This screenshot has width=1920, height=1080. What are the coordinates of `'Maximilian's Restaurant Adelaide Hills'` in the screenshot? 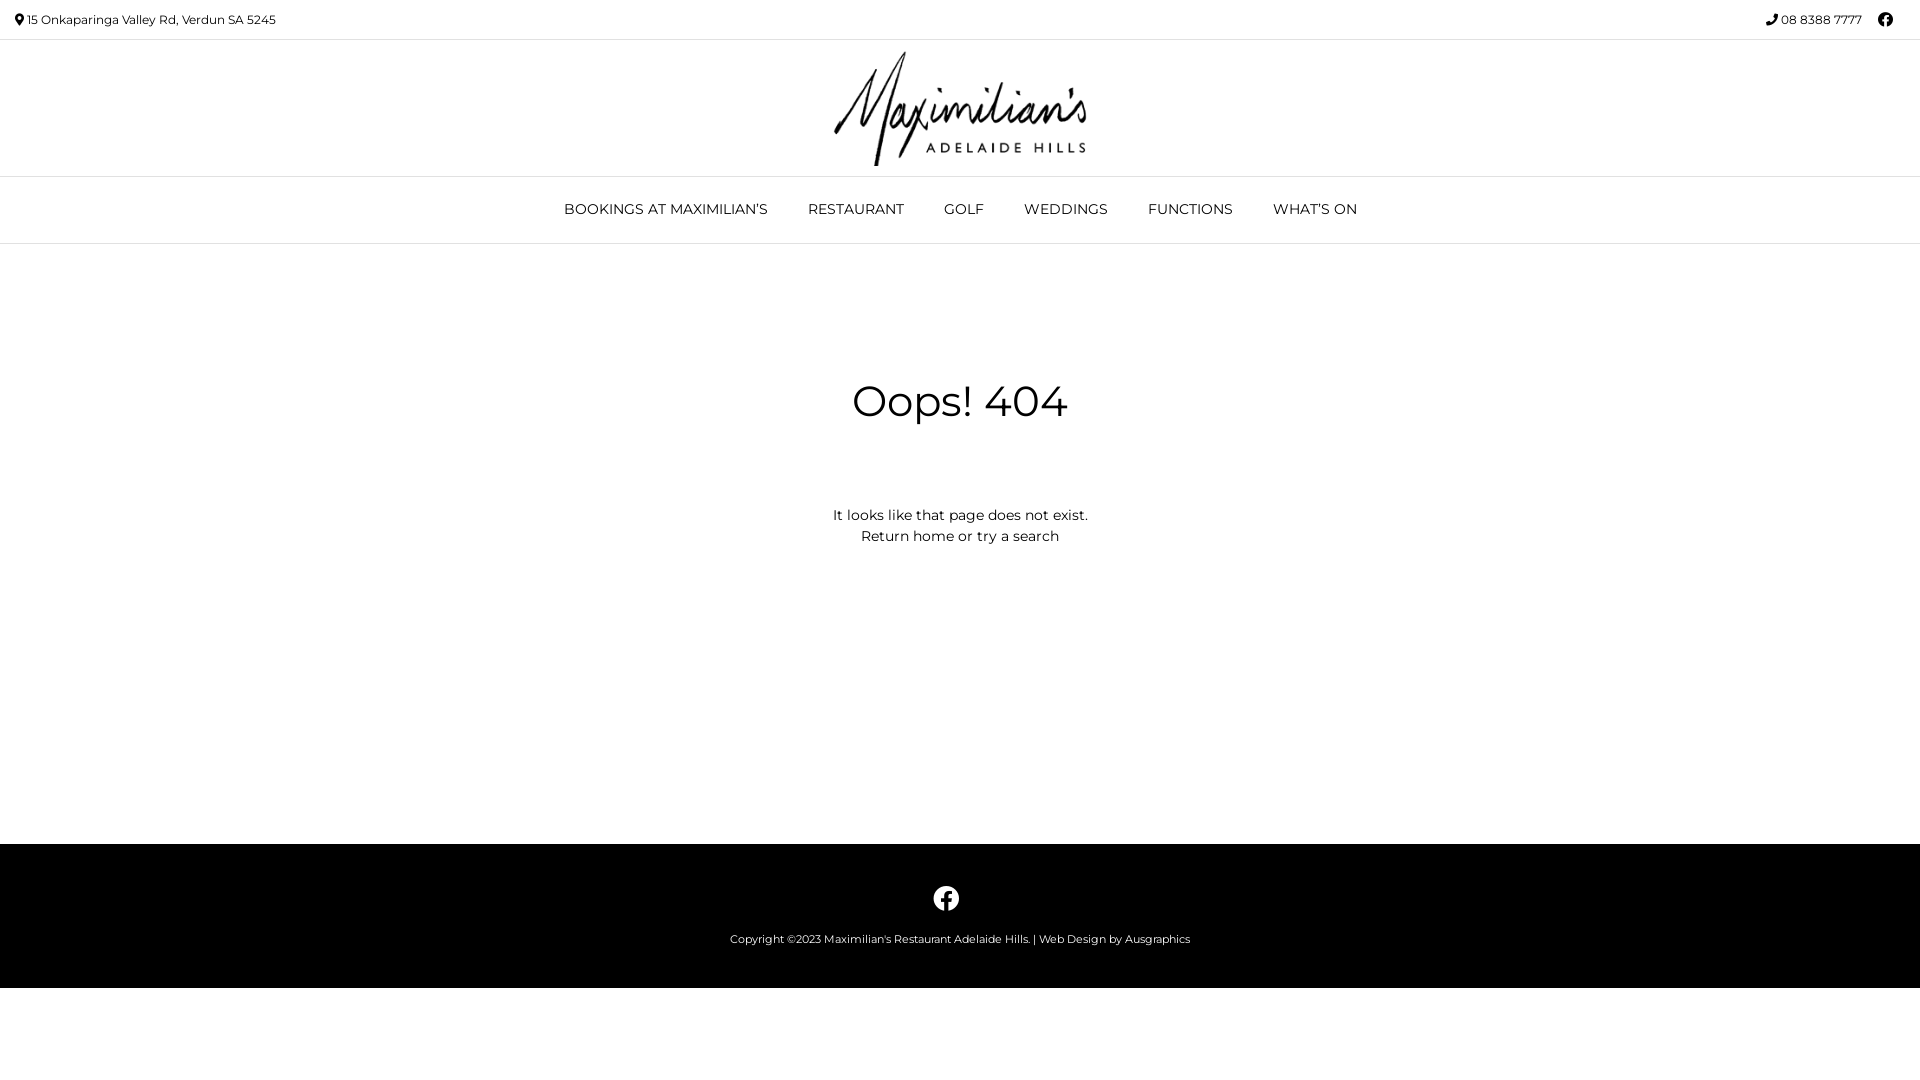 It's located at (824, 938).